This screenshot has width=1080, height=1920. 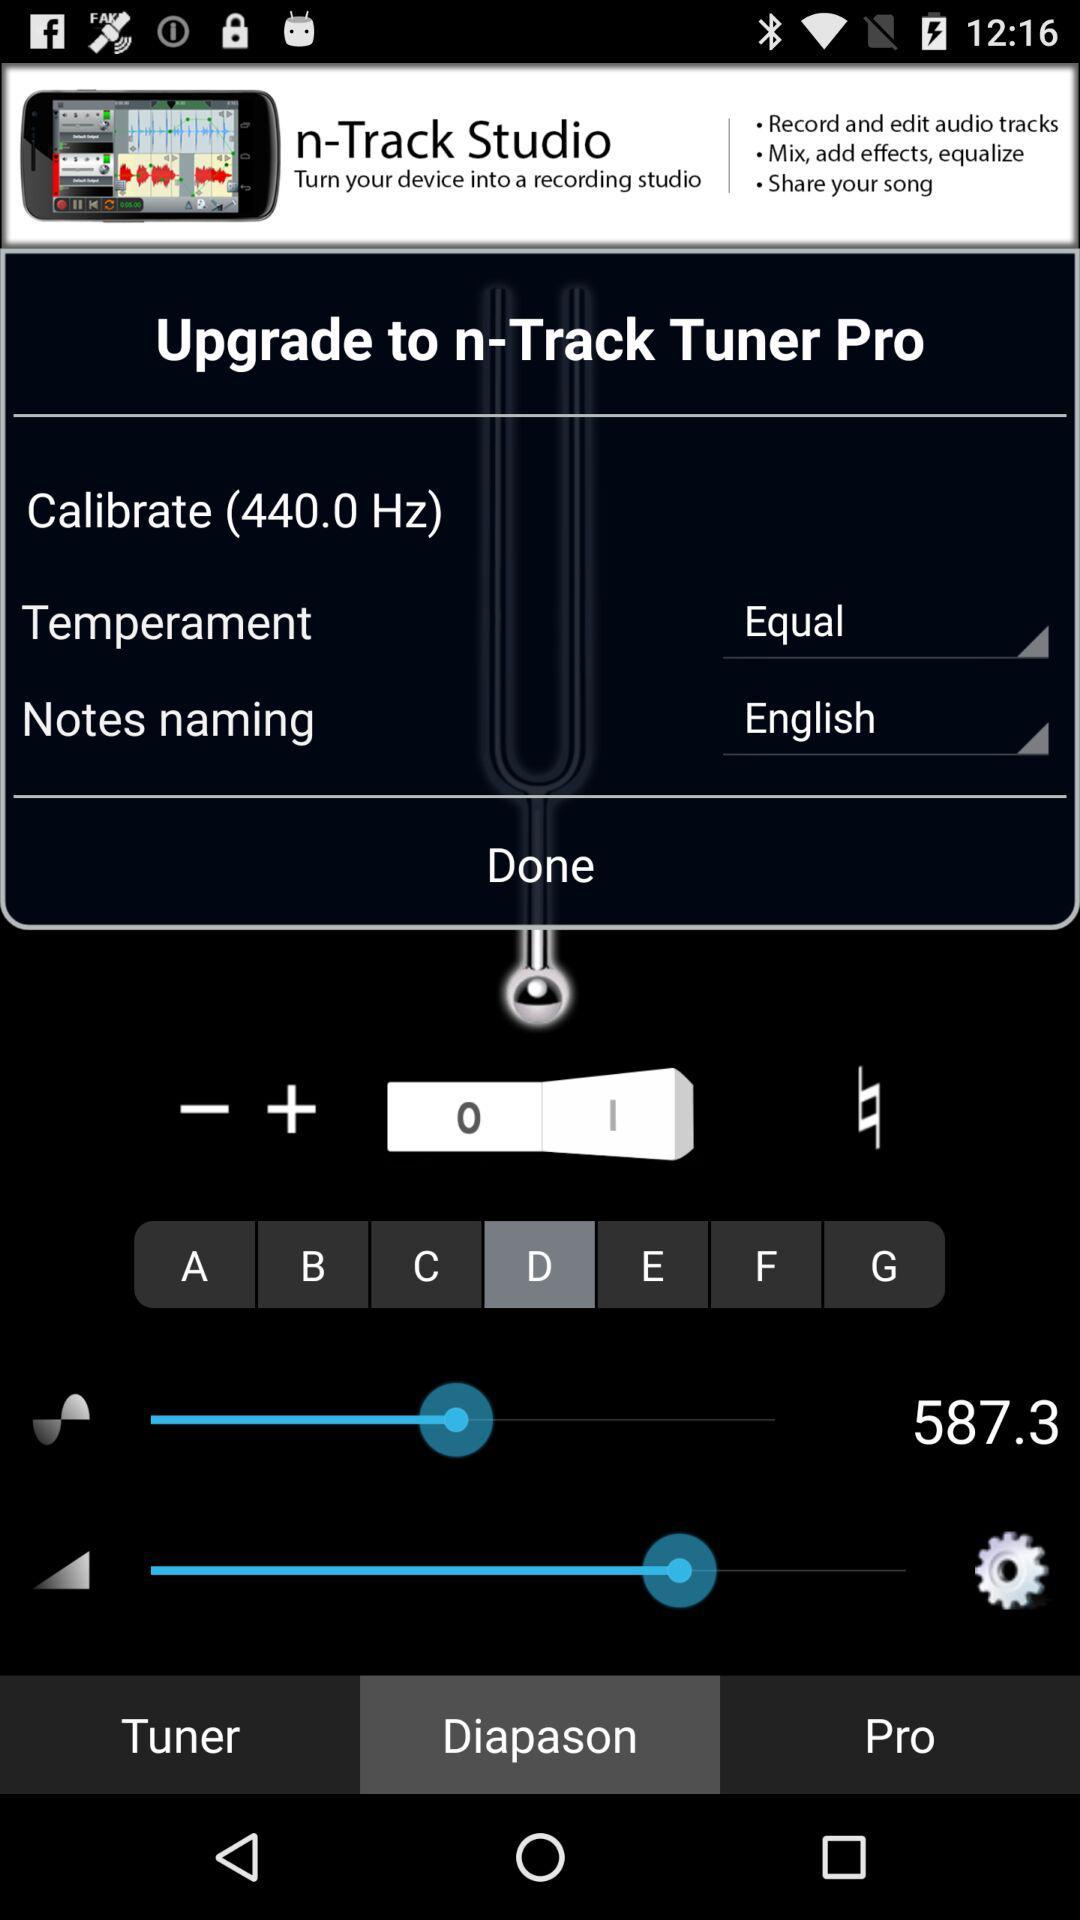 I want to click on g radio button, so click(x=883, y=1263).